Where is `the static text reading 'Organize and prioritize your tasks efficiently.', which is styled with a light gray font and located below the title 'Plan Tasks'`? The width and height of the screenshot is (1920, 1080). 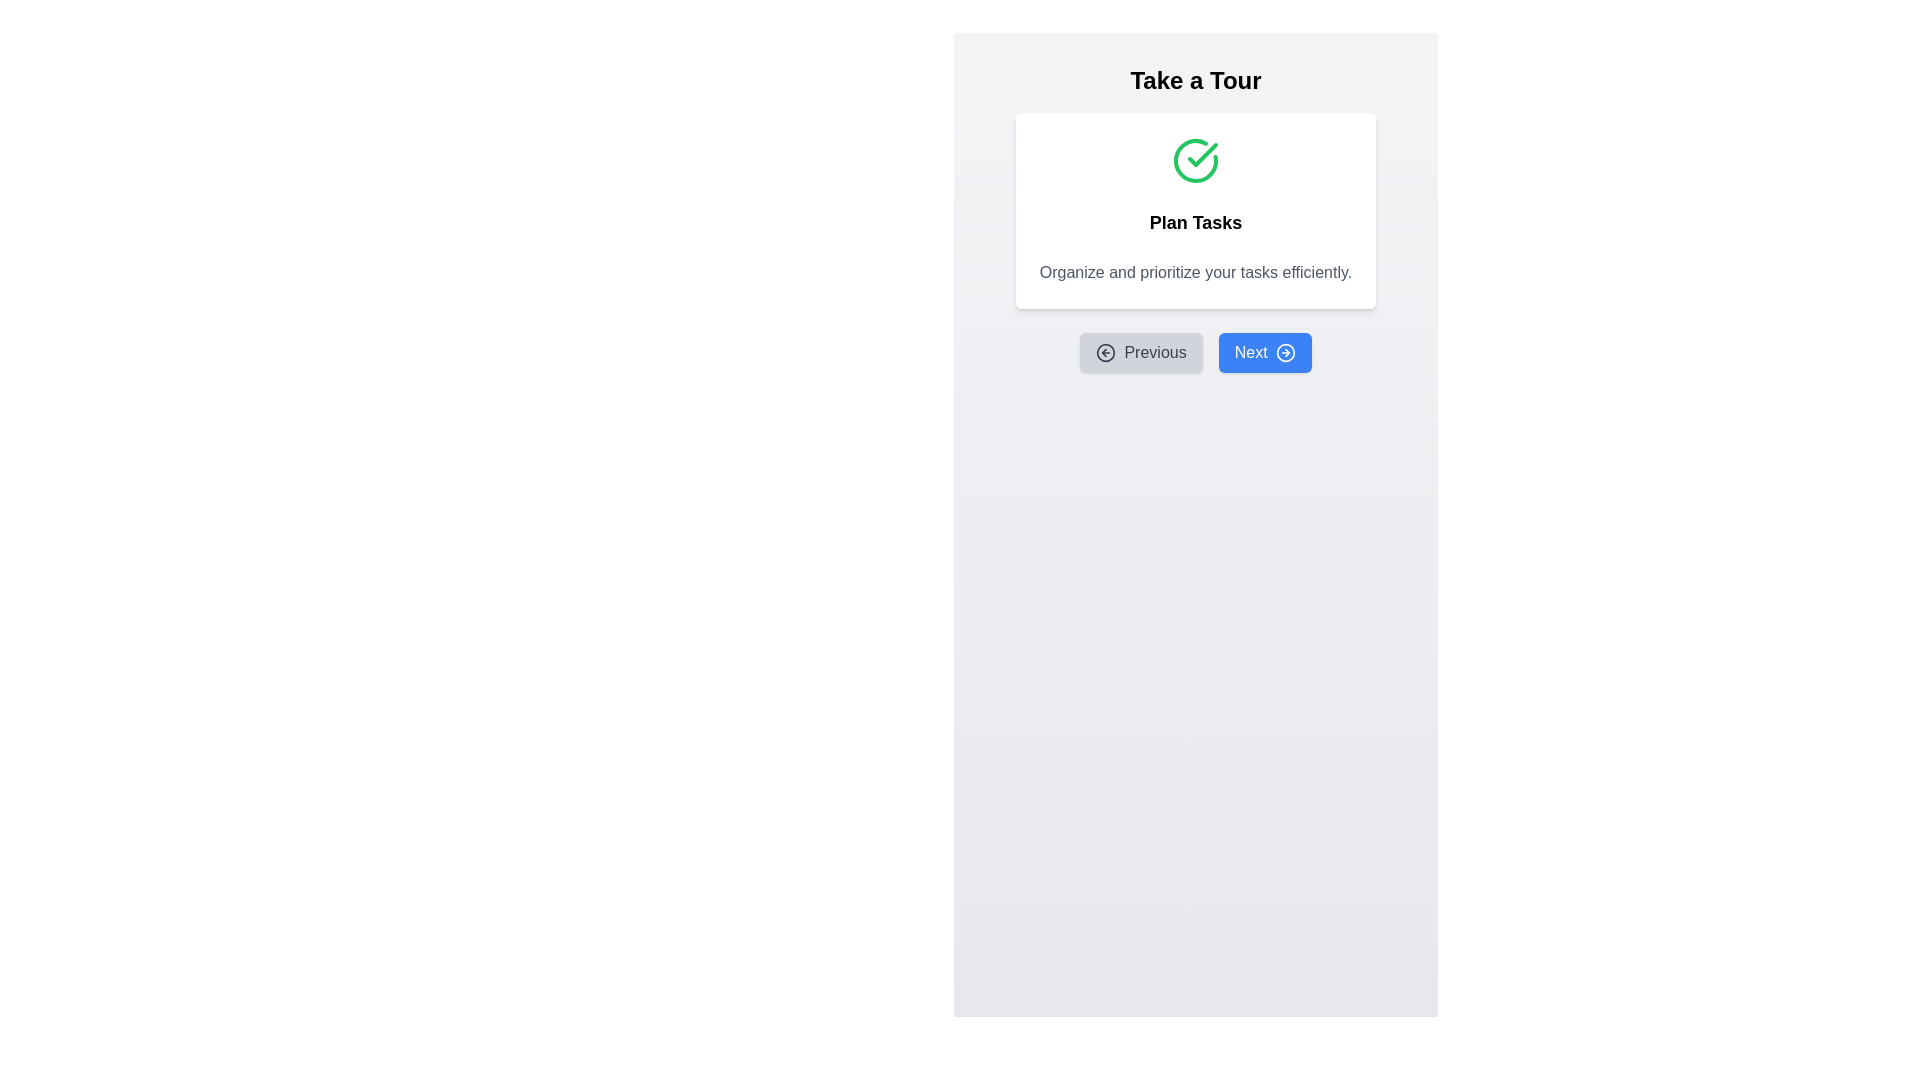
the static text reading 'Organize and prioritize your tasks efficiently.', which is styled with a light gray font and located below the title 'Plan Tasks' is located at coordinates (1195, 273).